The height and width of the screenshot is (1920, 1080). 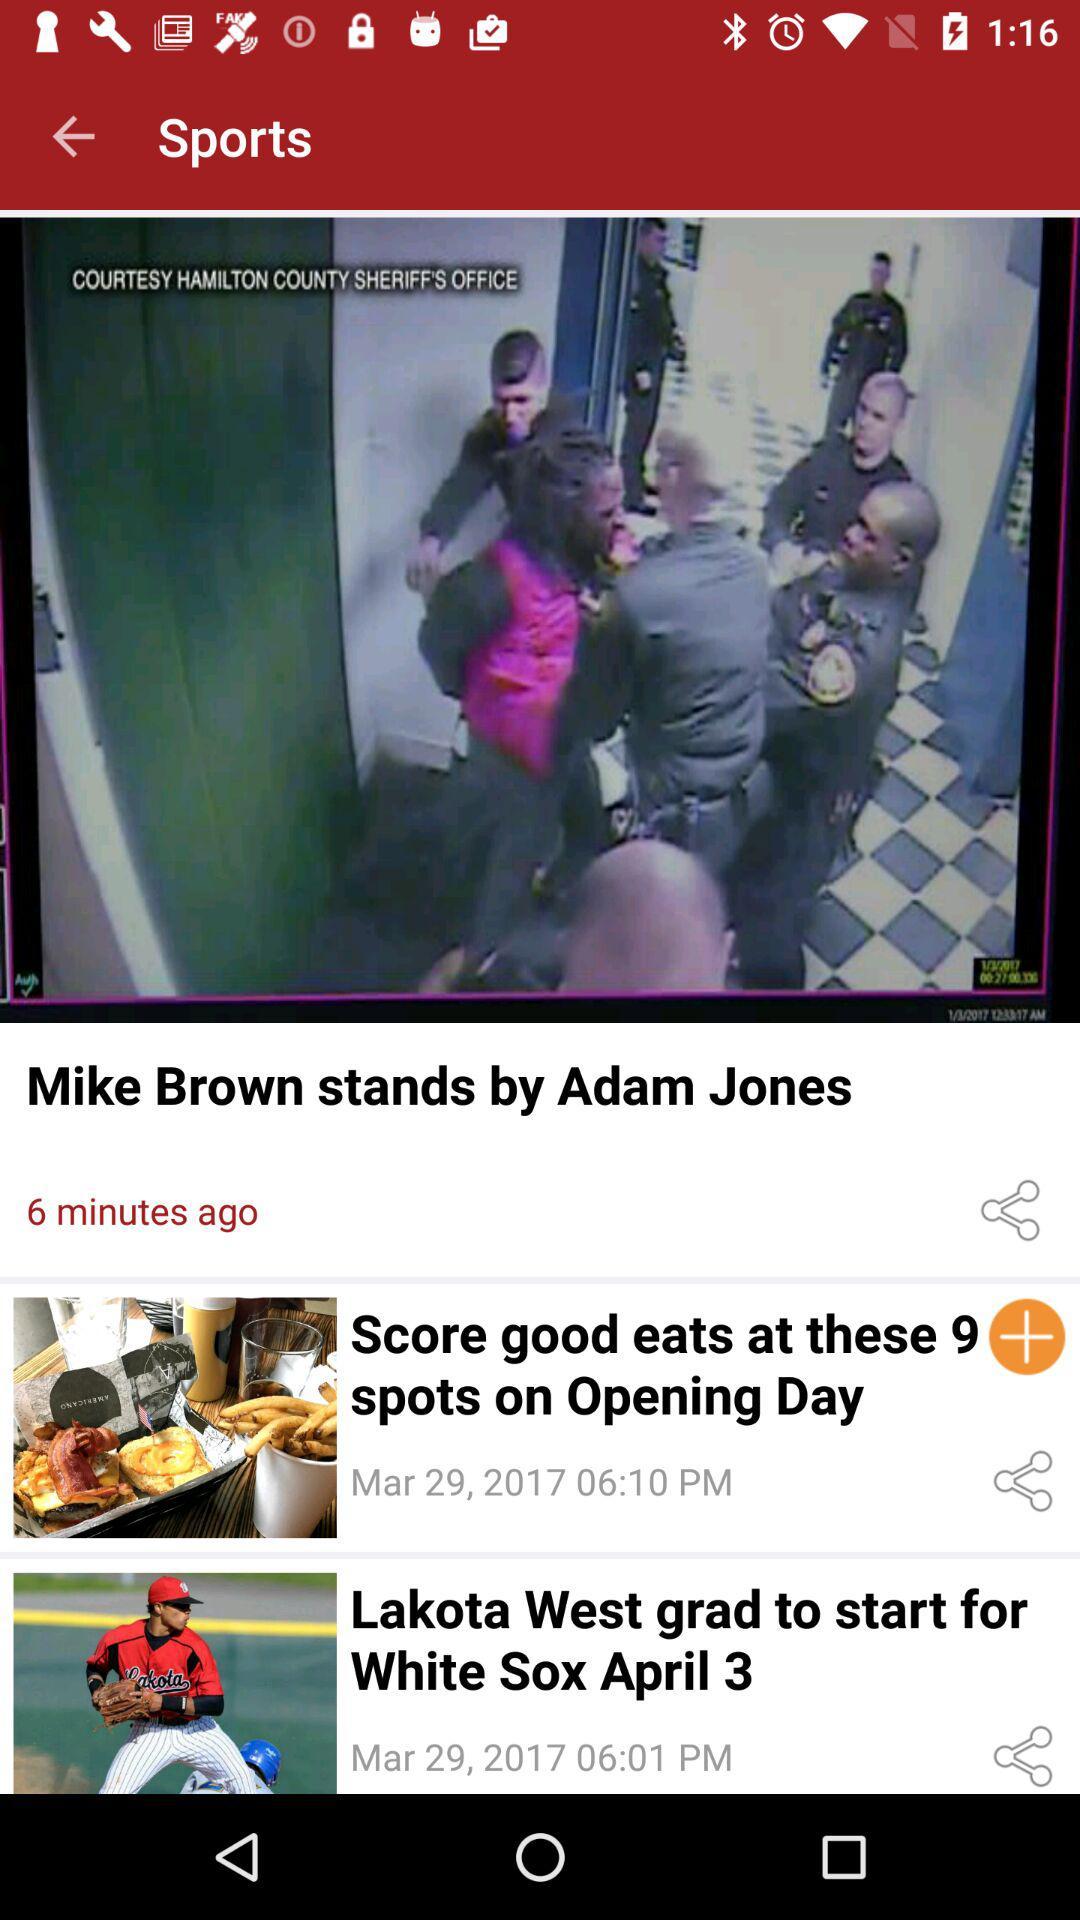 I want to click on open the article, so click(x=174, y=1416).